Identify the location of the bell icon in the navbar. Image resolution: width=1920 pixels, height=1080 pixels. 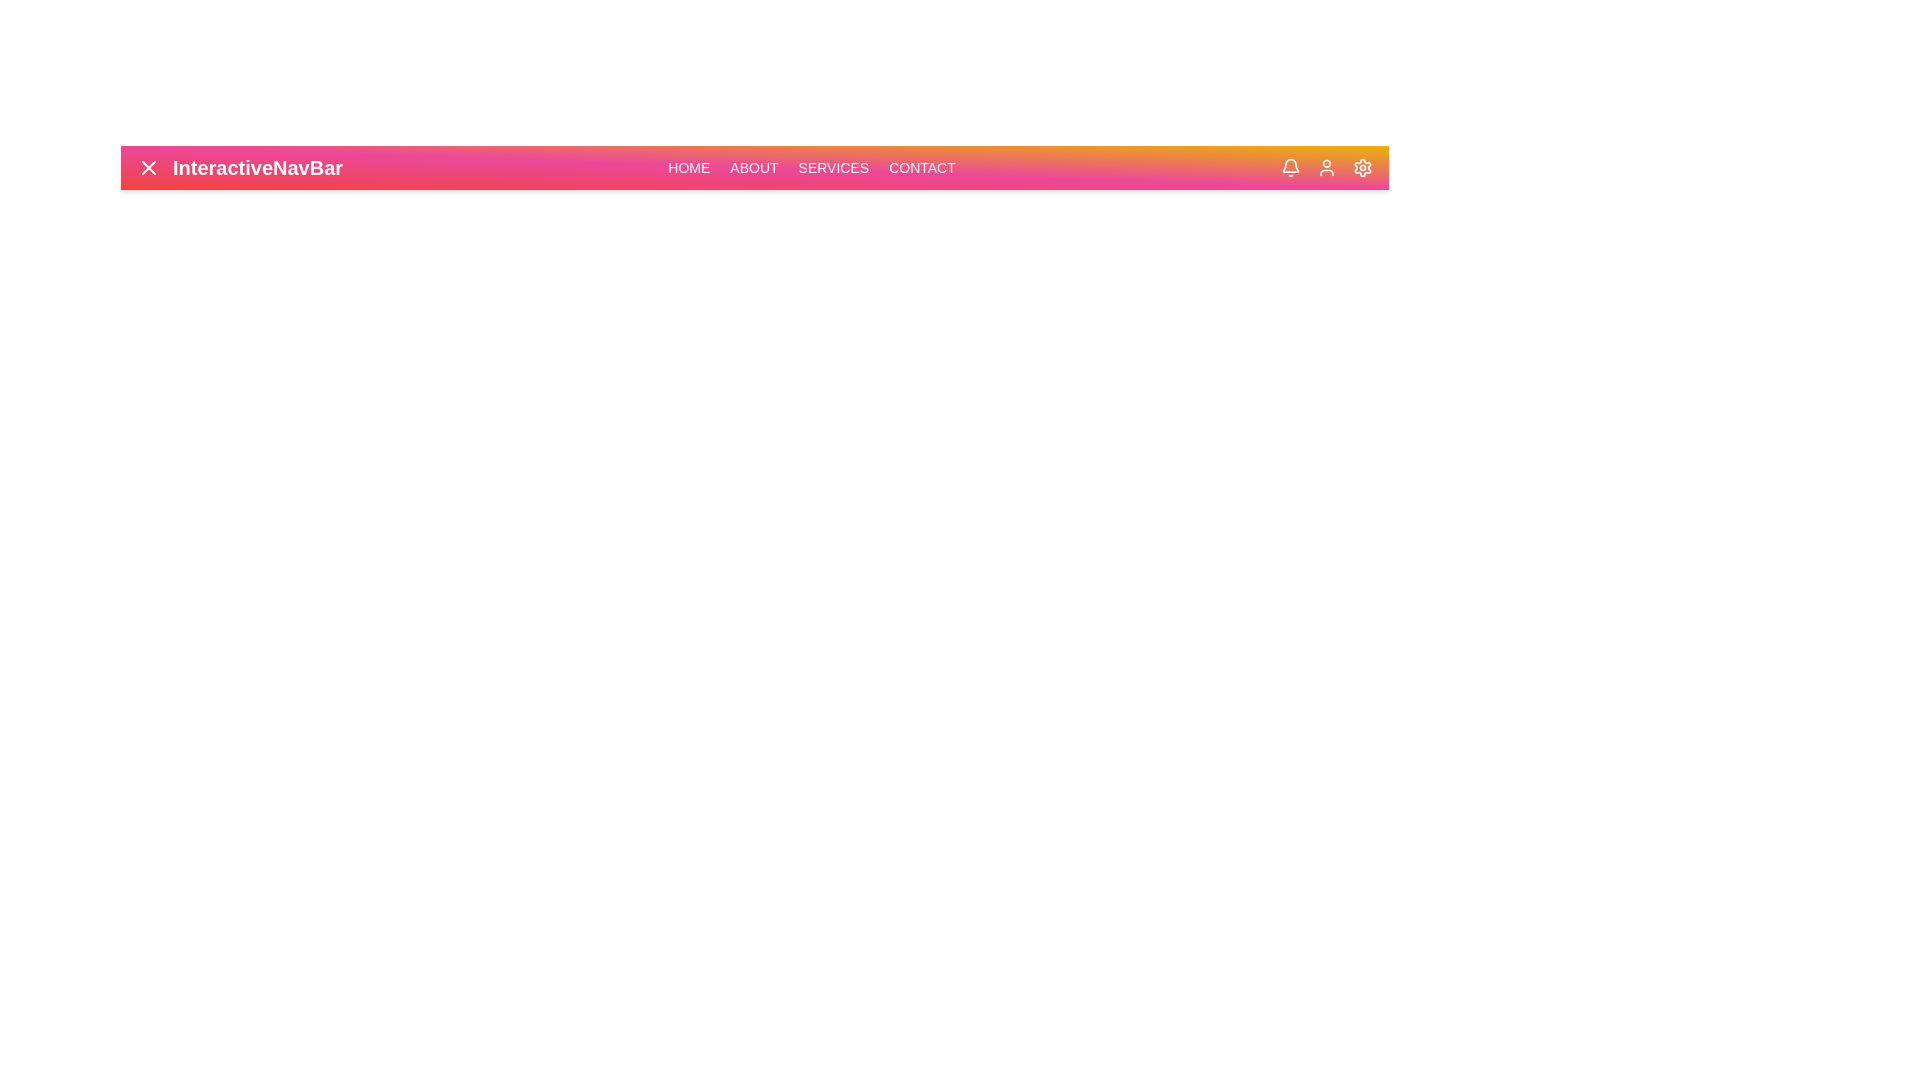
(1291, 167).